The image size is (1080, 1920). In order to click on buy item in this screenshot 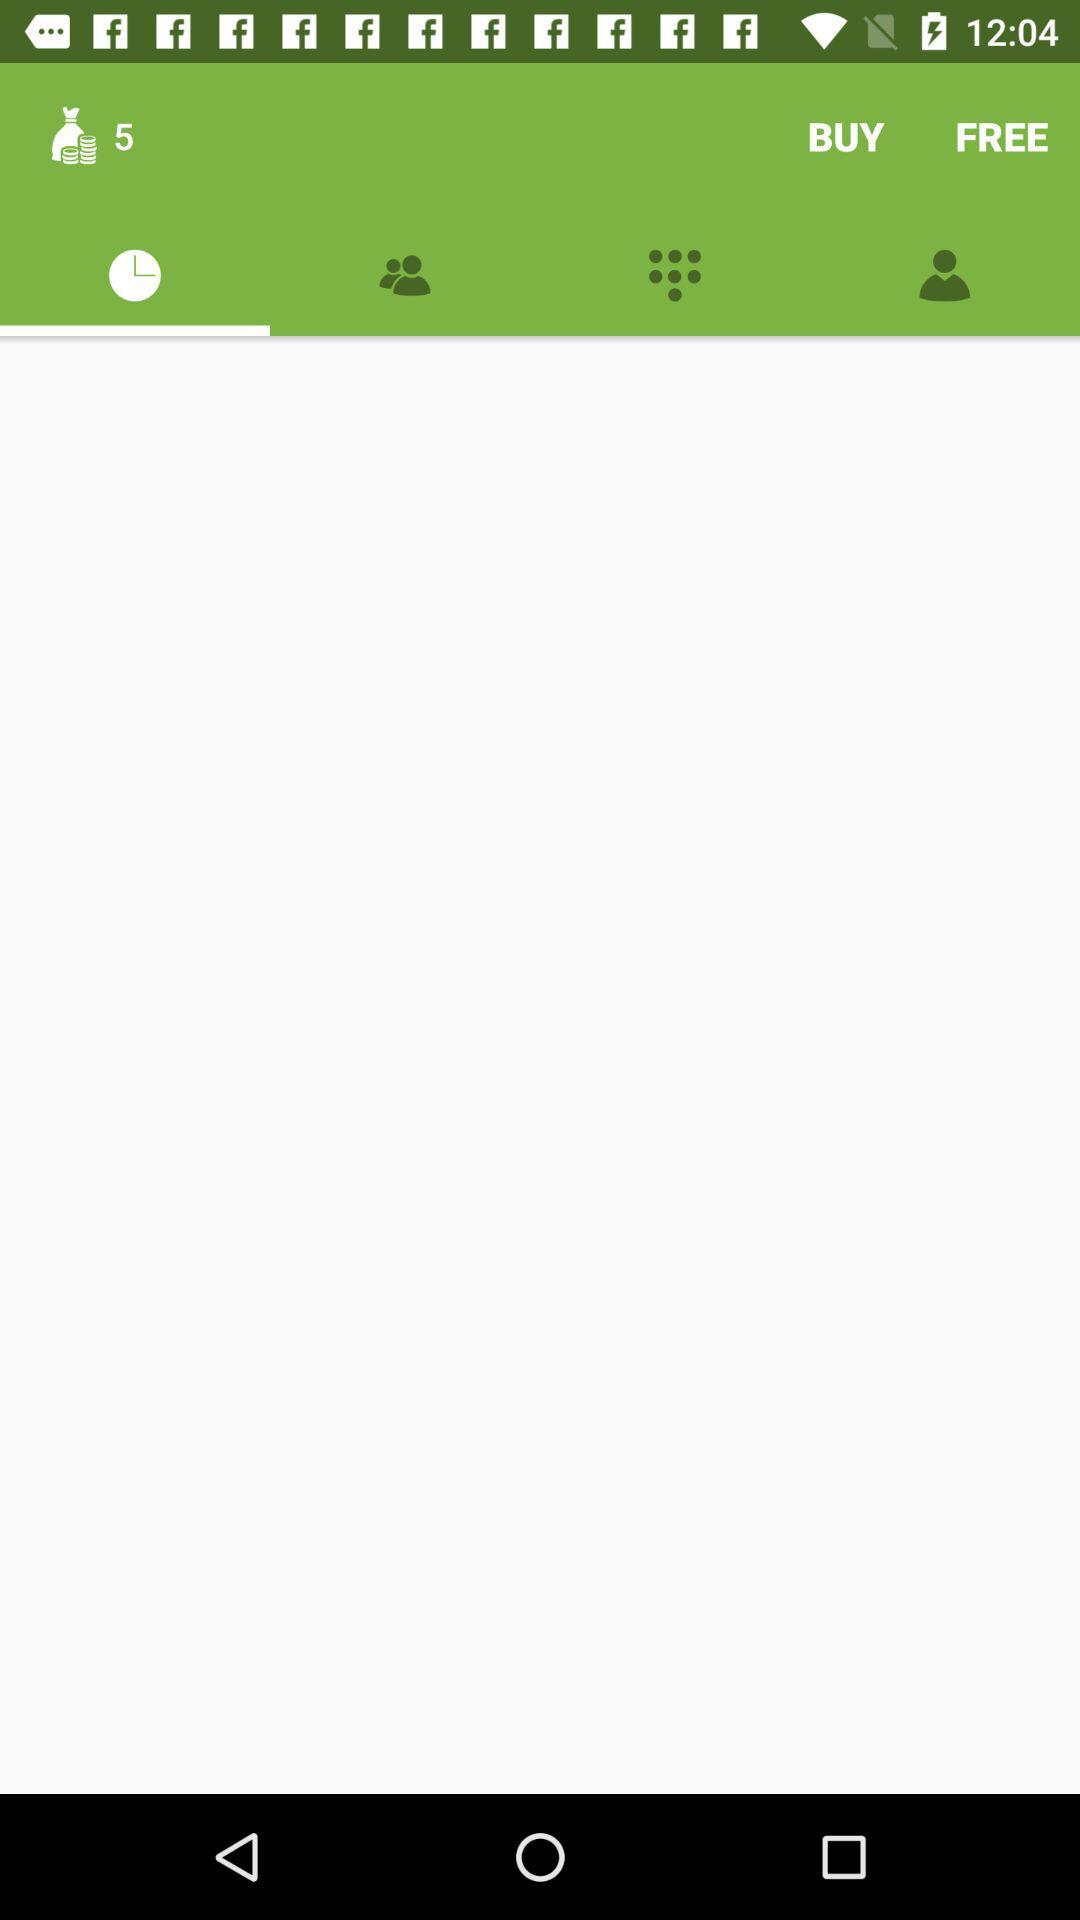, I will do `click(845, 135)`.